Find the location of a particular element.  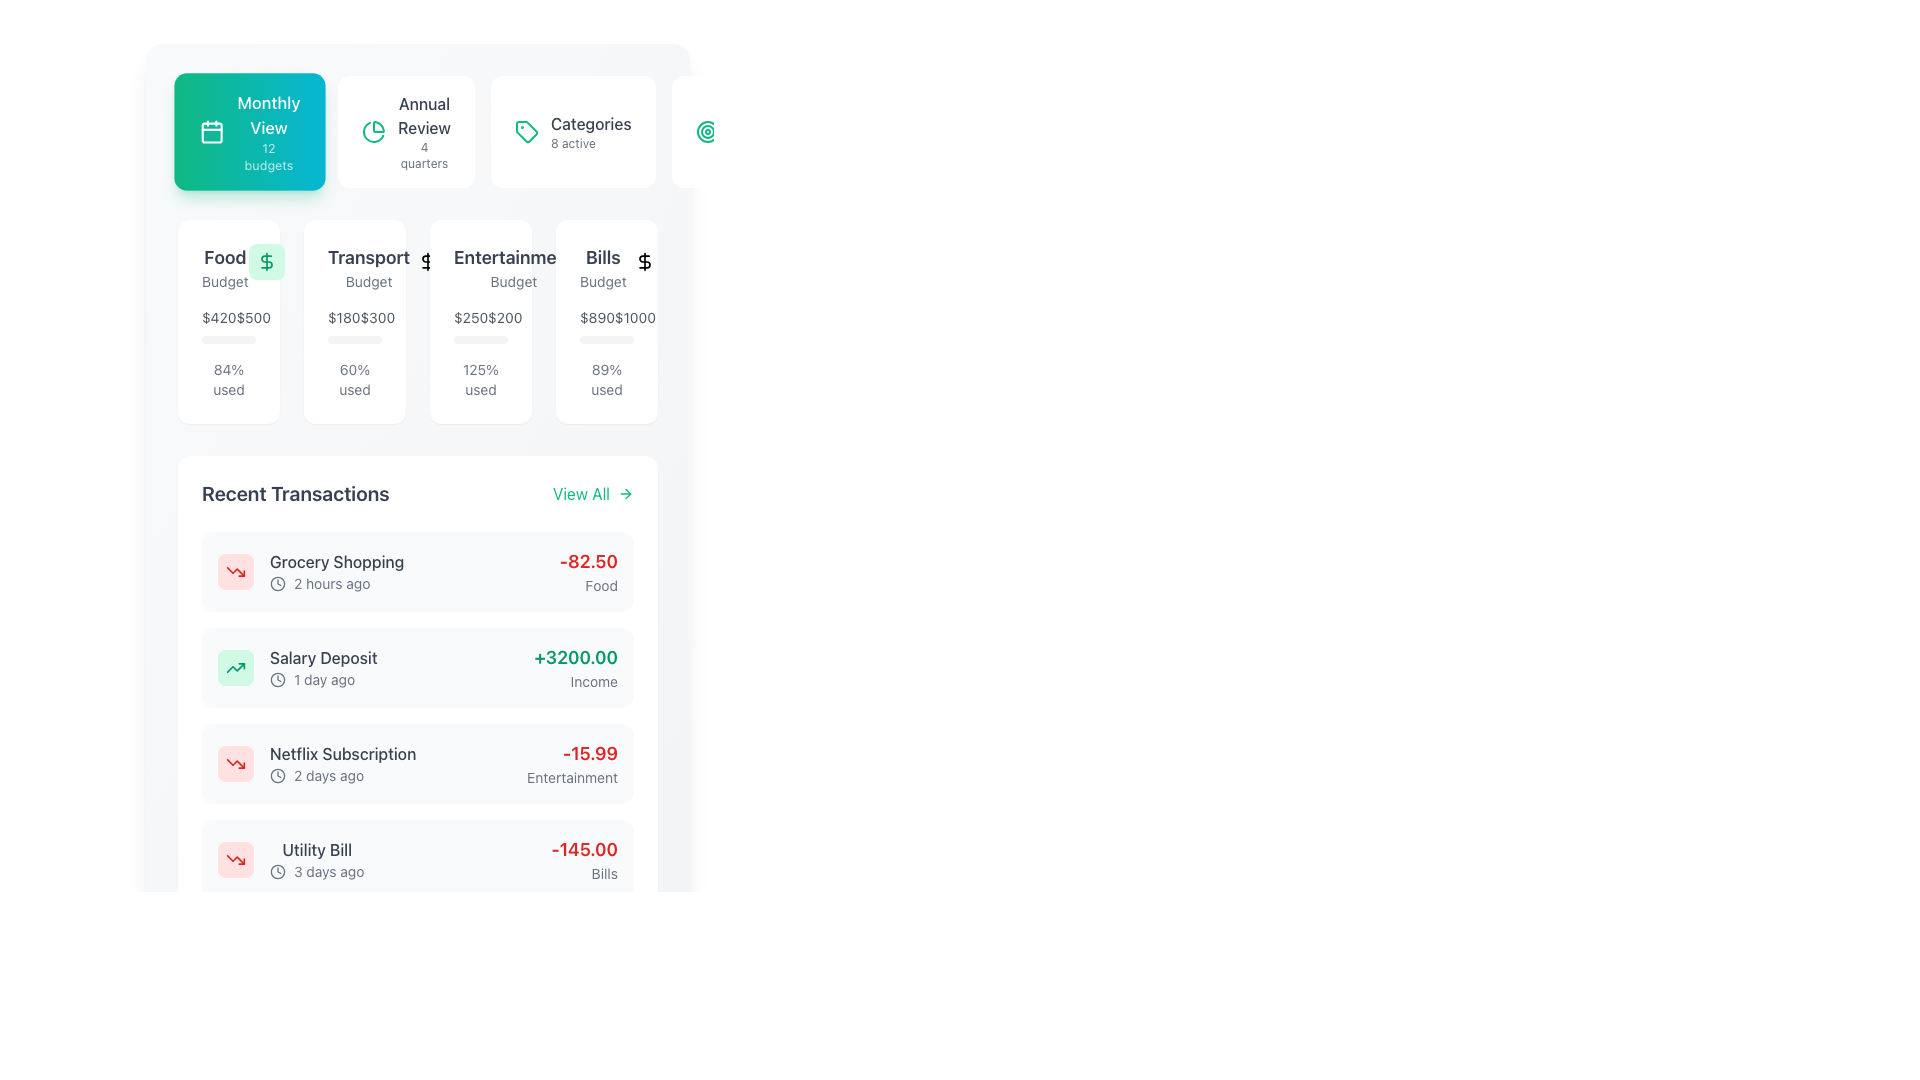

the small circular clock icon located to the immediate left of the text '2 hours ago' in the 'Recent Transactions' section is located at coordinates (277, 583).